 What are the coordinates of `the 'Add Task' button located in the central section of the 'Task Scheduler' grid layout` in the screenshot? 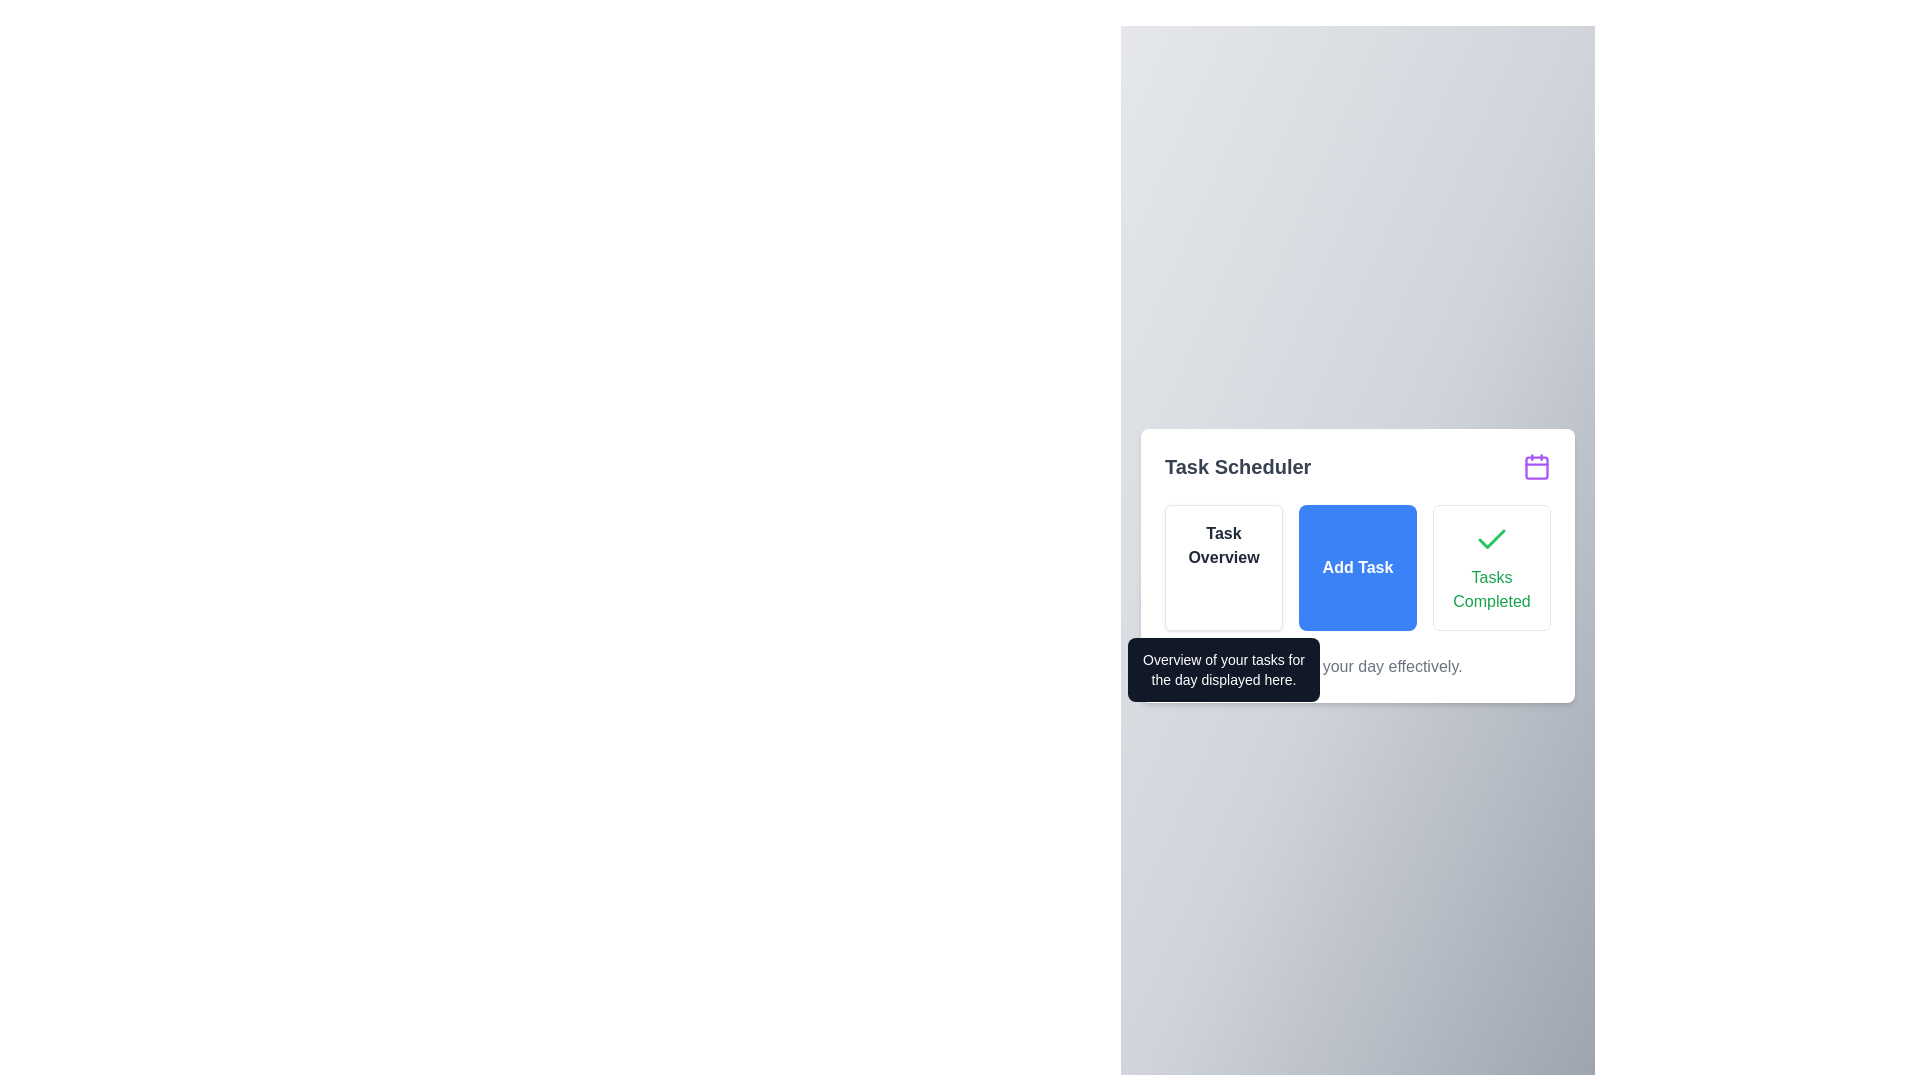 It's located at (1358, 567).